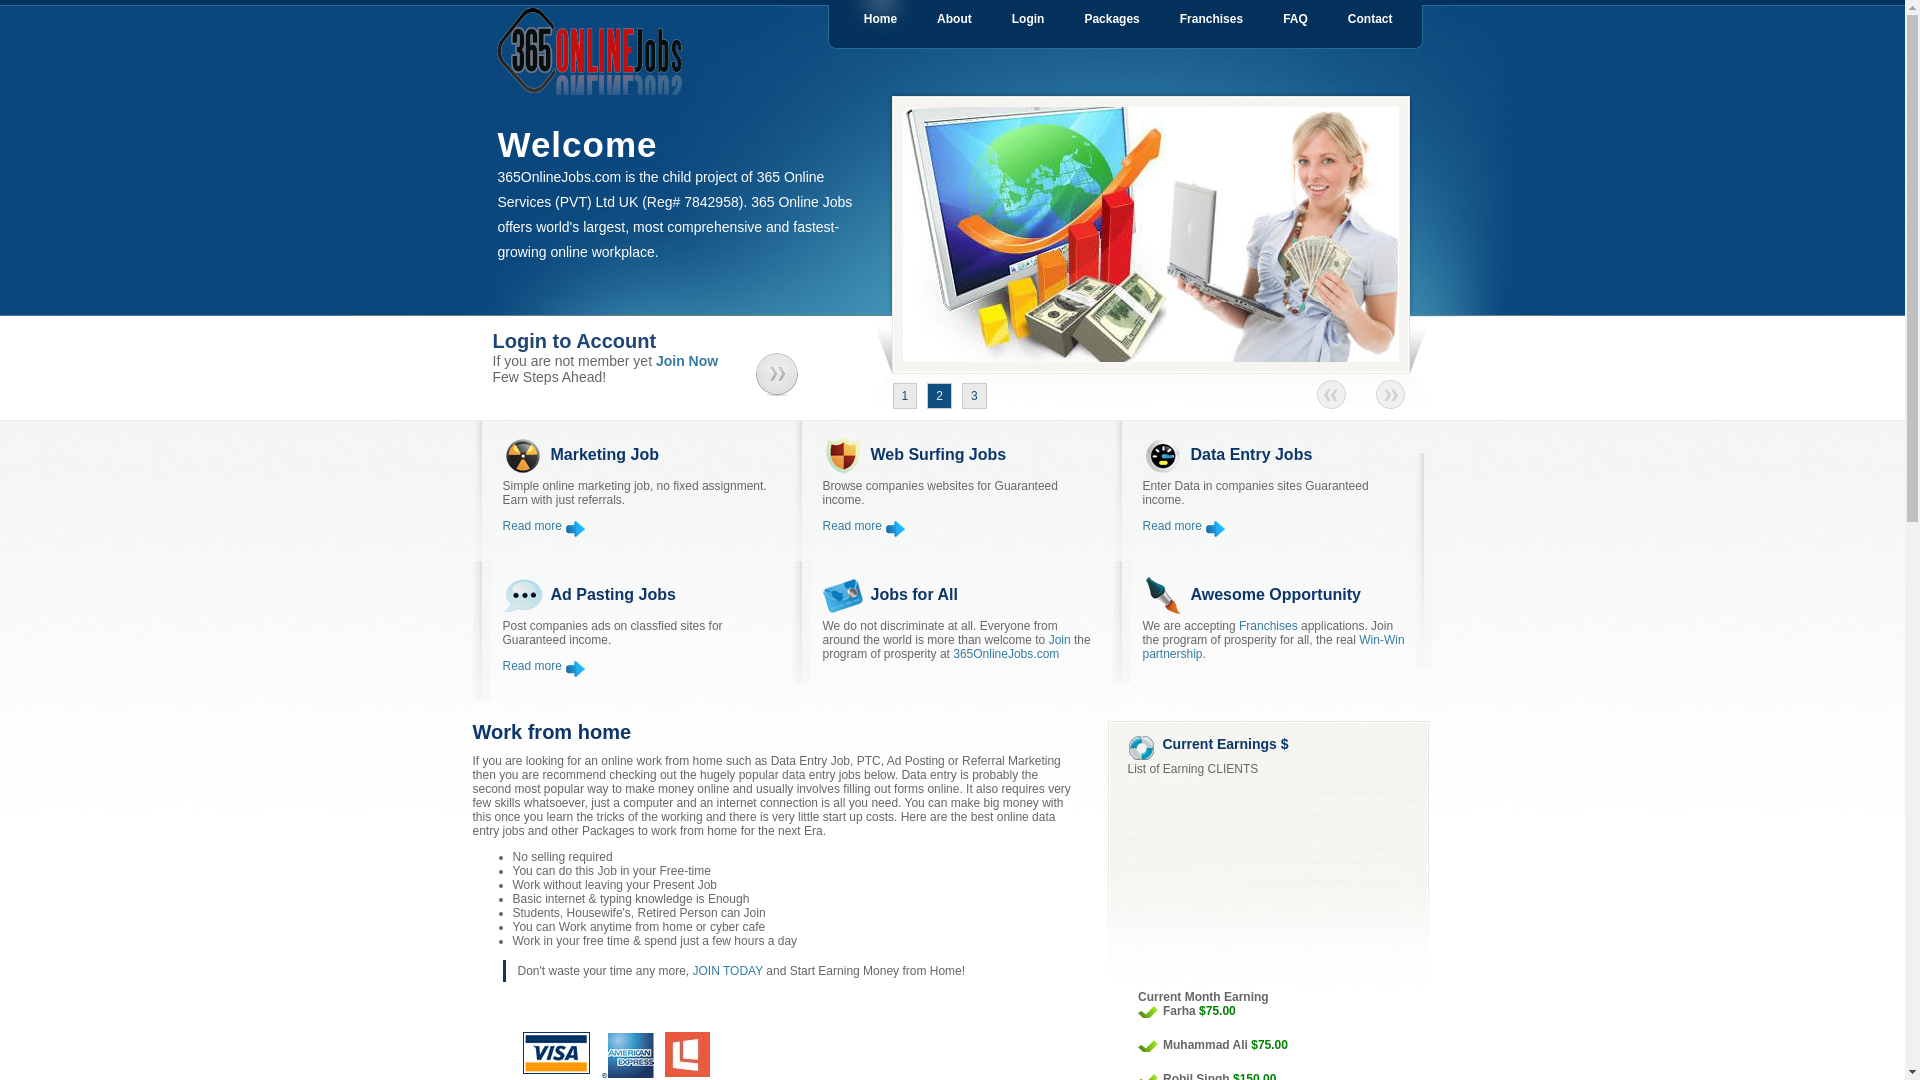 Image resolution: width=1920 pixels, height=1080 pixels. What do you see at coordinates (1048, 640) in the screenshot?
I see `'Join'` at bounding box center [1048, 640].